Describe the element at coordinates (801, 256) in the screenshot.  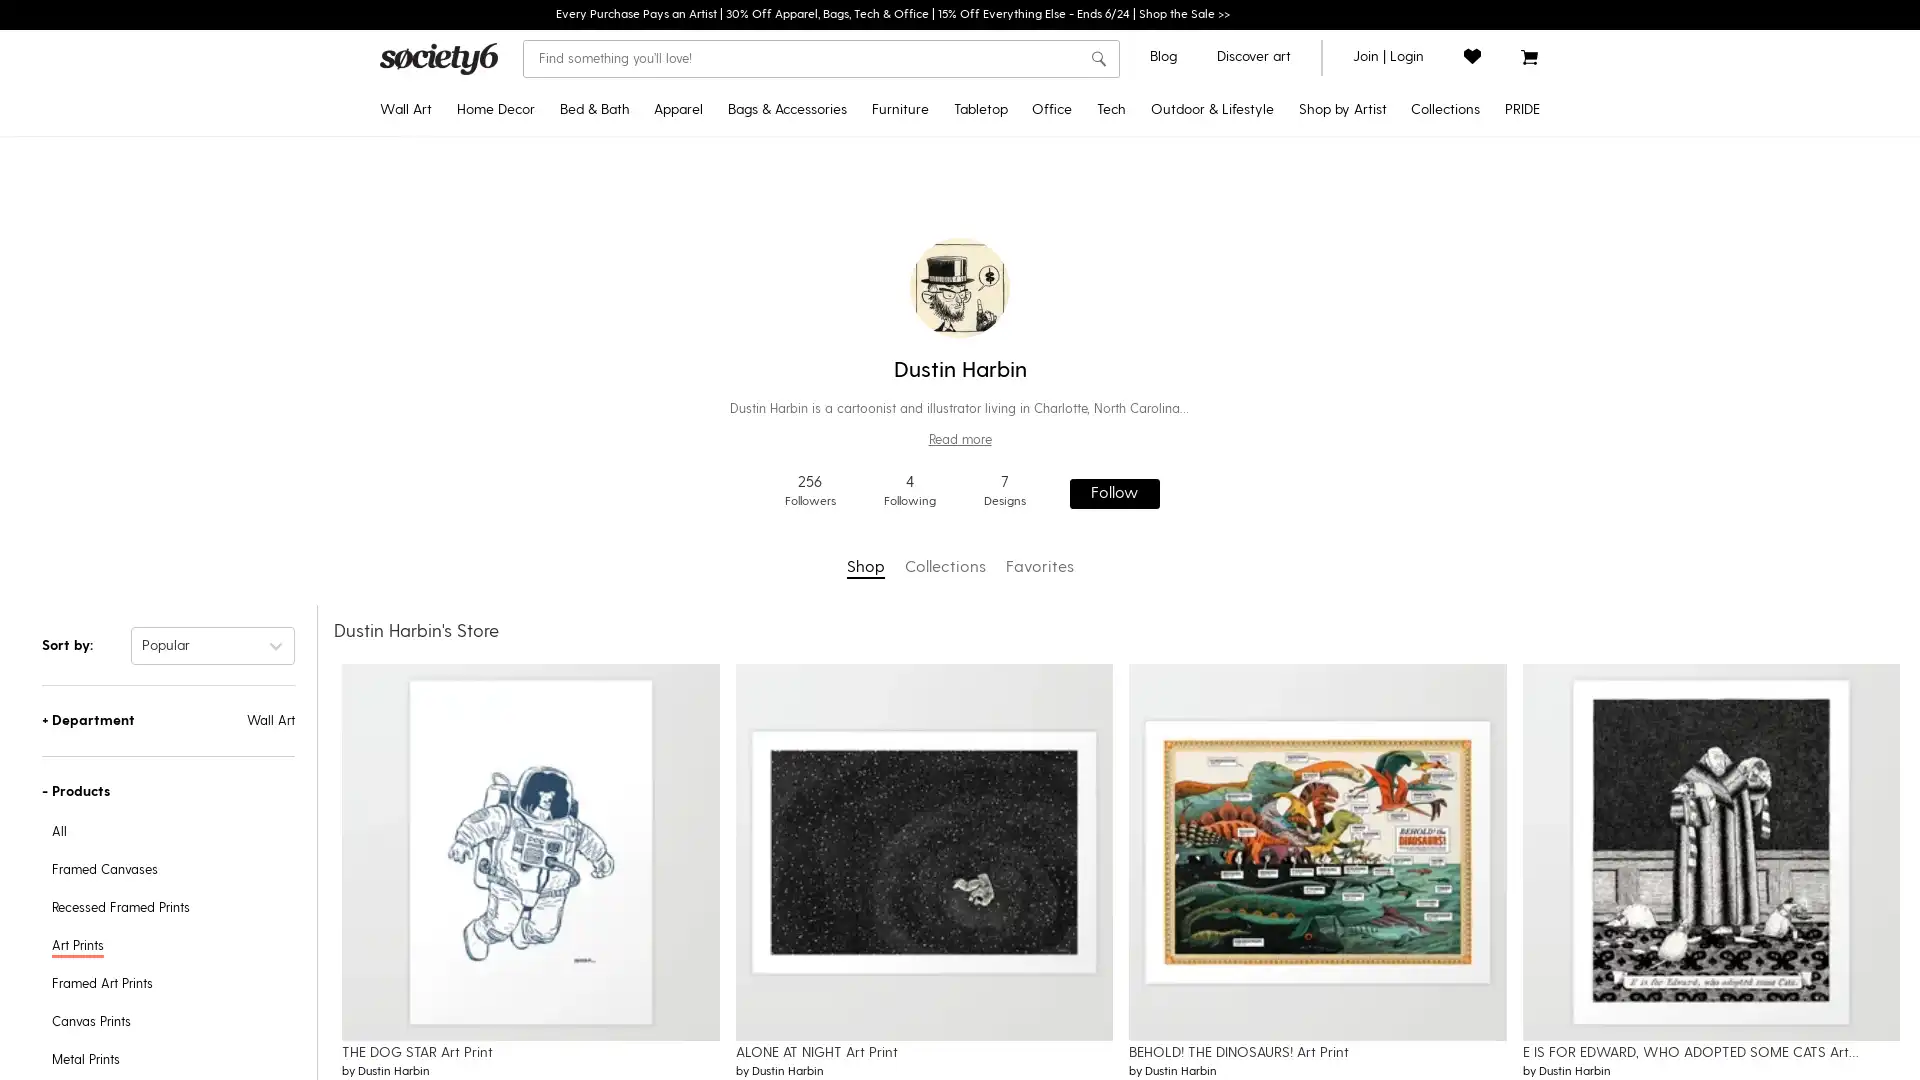
I see `Duffle Bags` at that location.